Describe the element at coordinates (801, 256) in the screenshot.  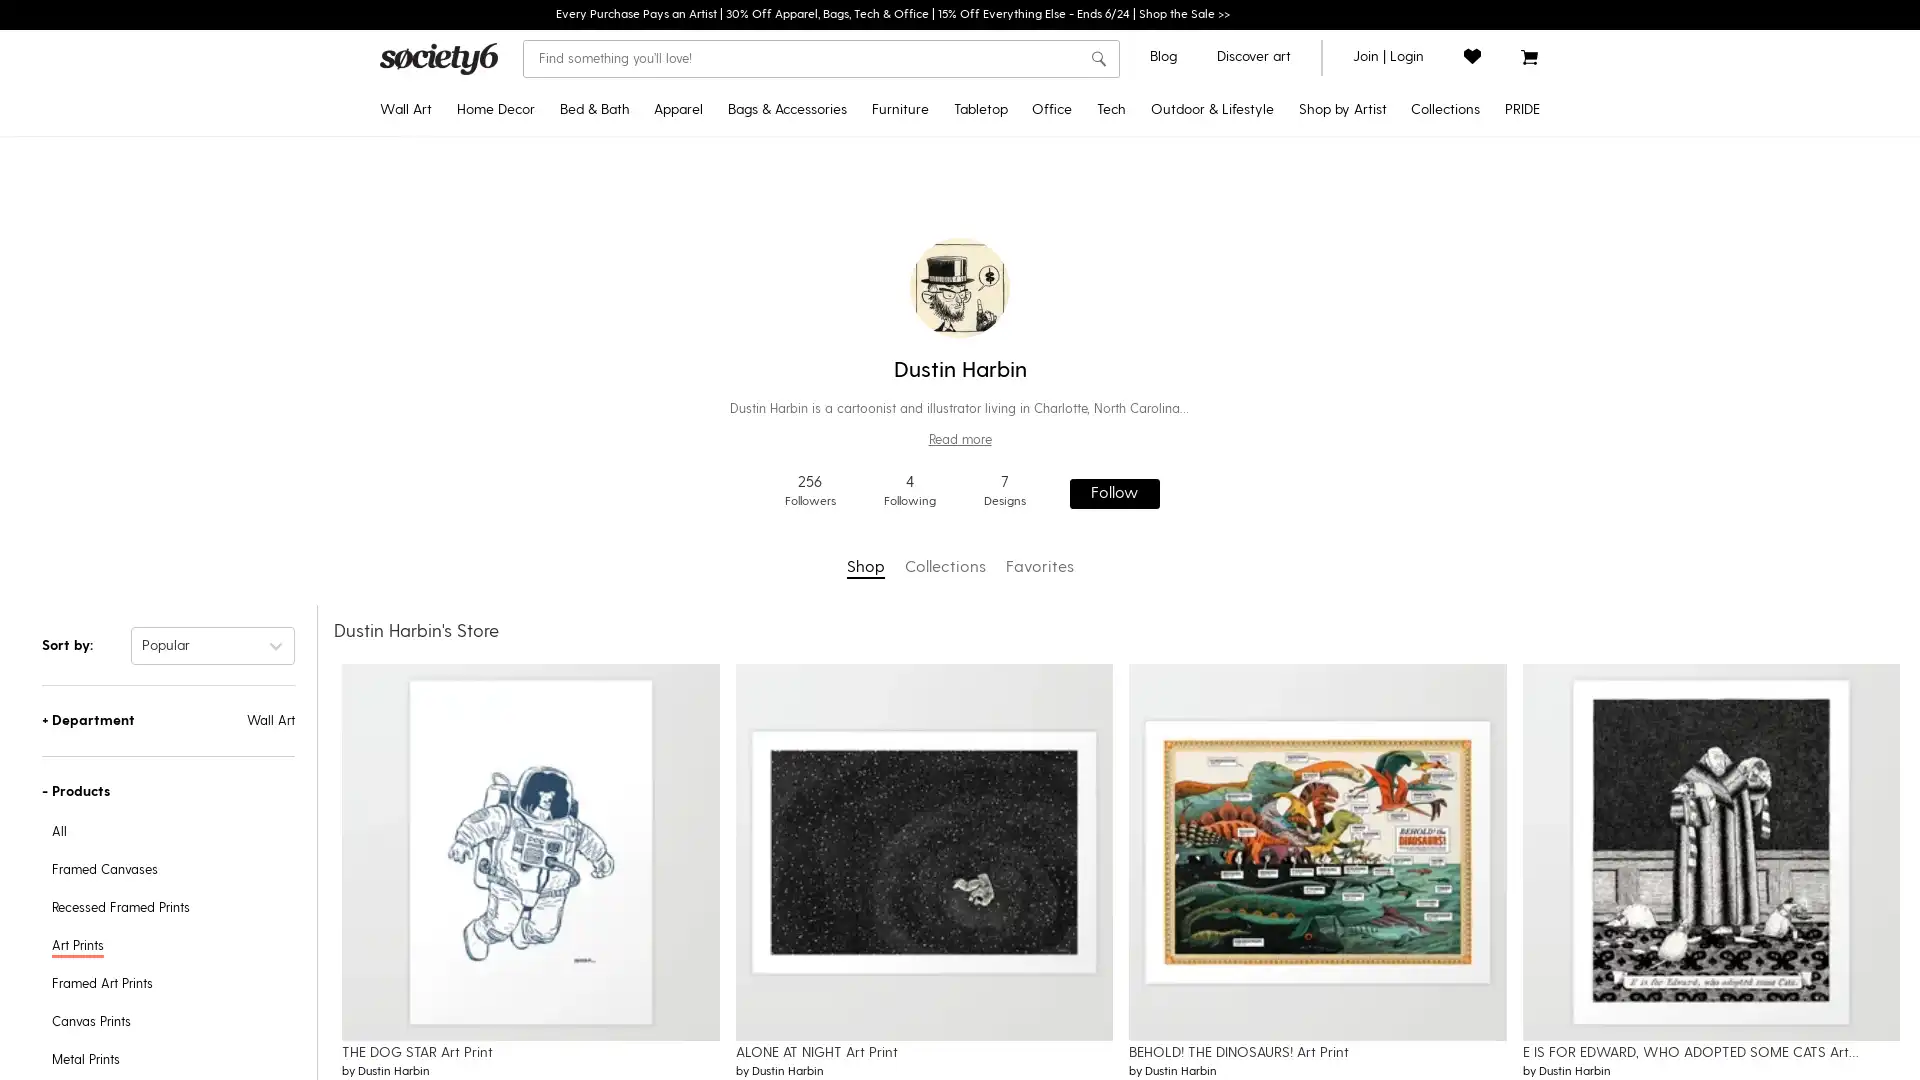
I see `Duffle Bags` at that location.